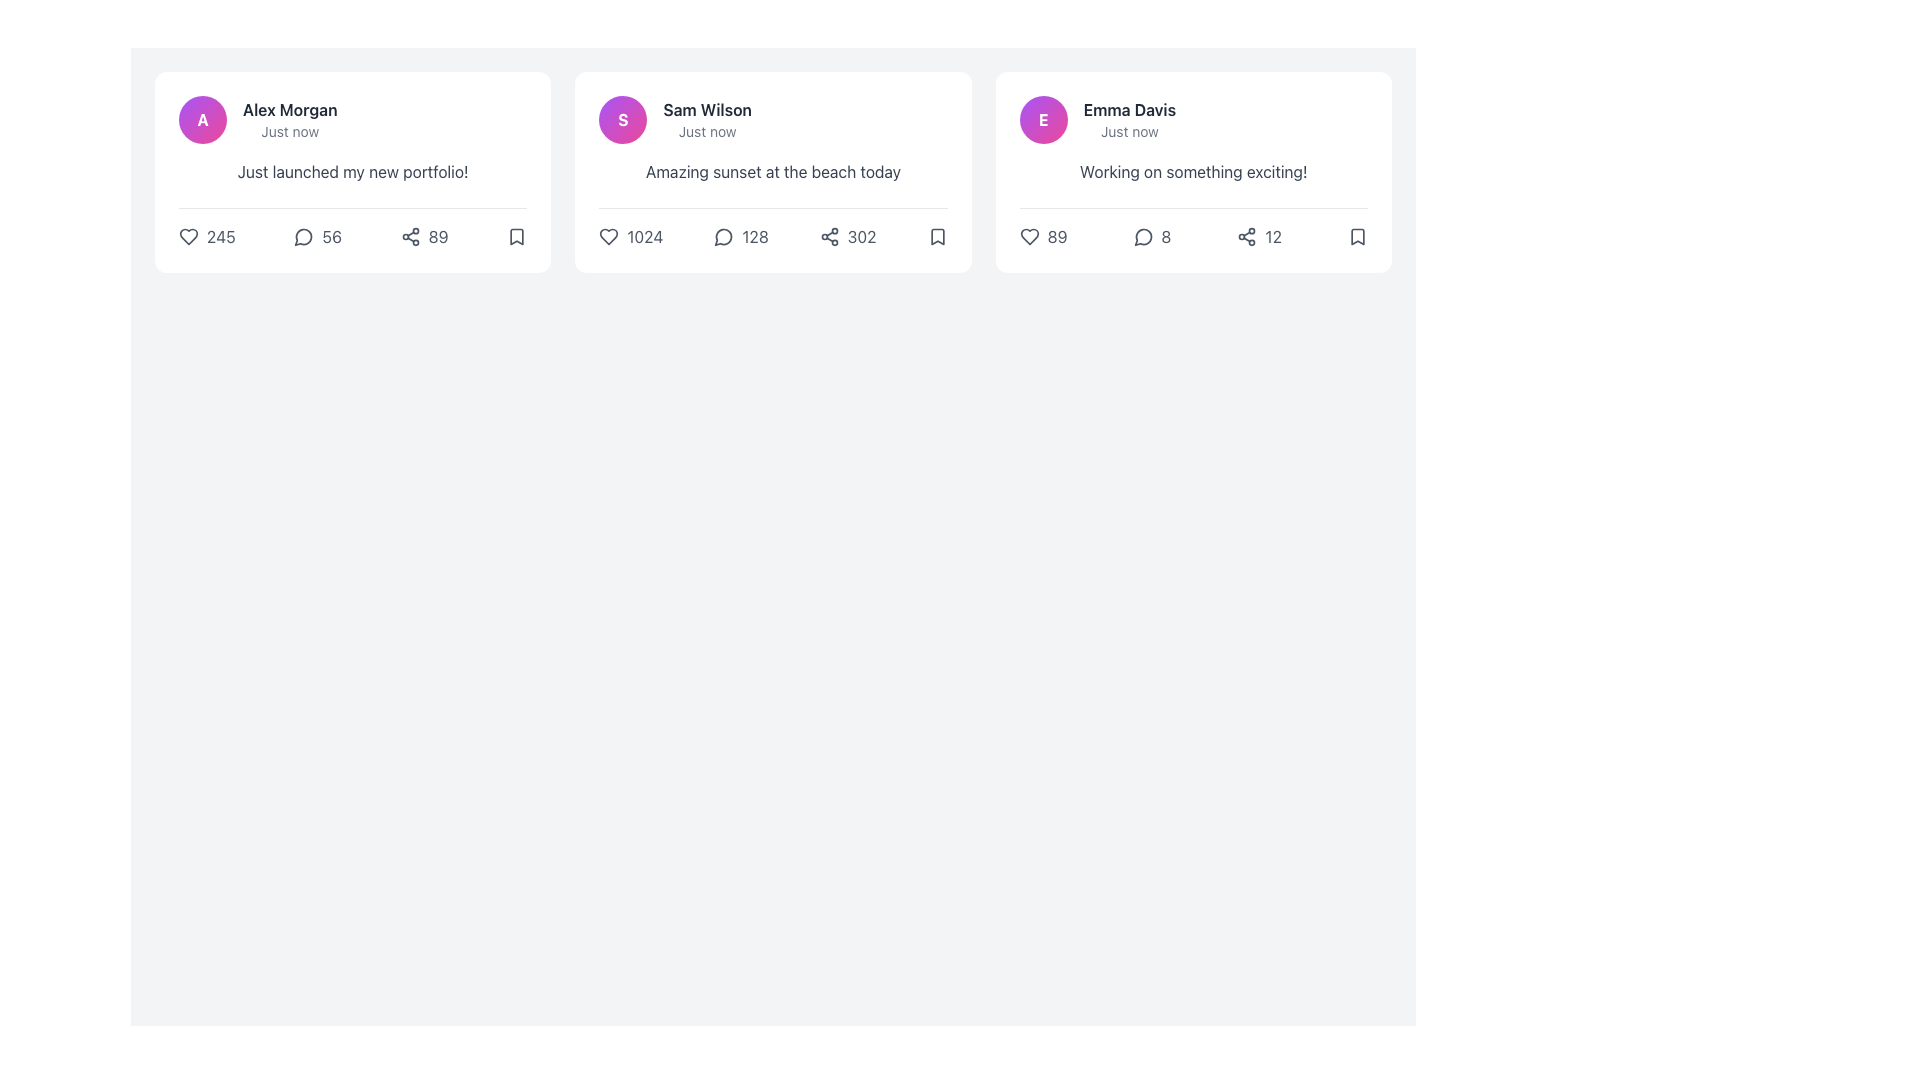 This screenshot has height=1080, width=1920. I want to click on the share icon with a numeric label located in the lower-right area of Emma Davis's post card by moving the cursor to it, so click(1258, 235).